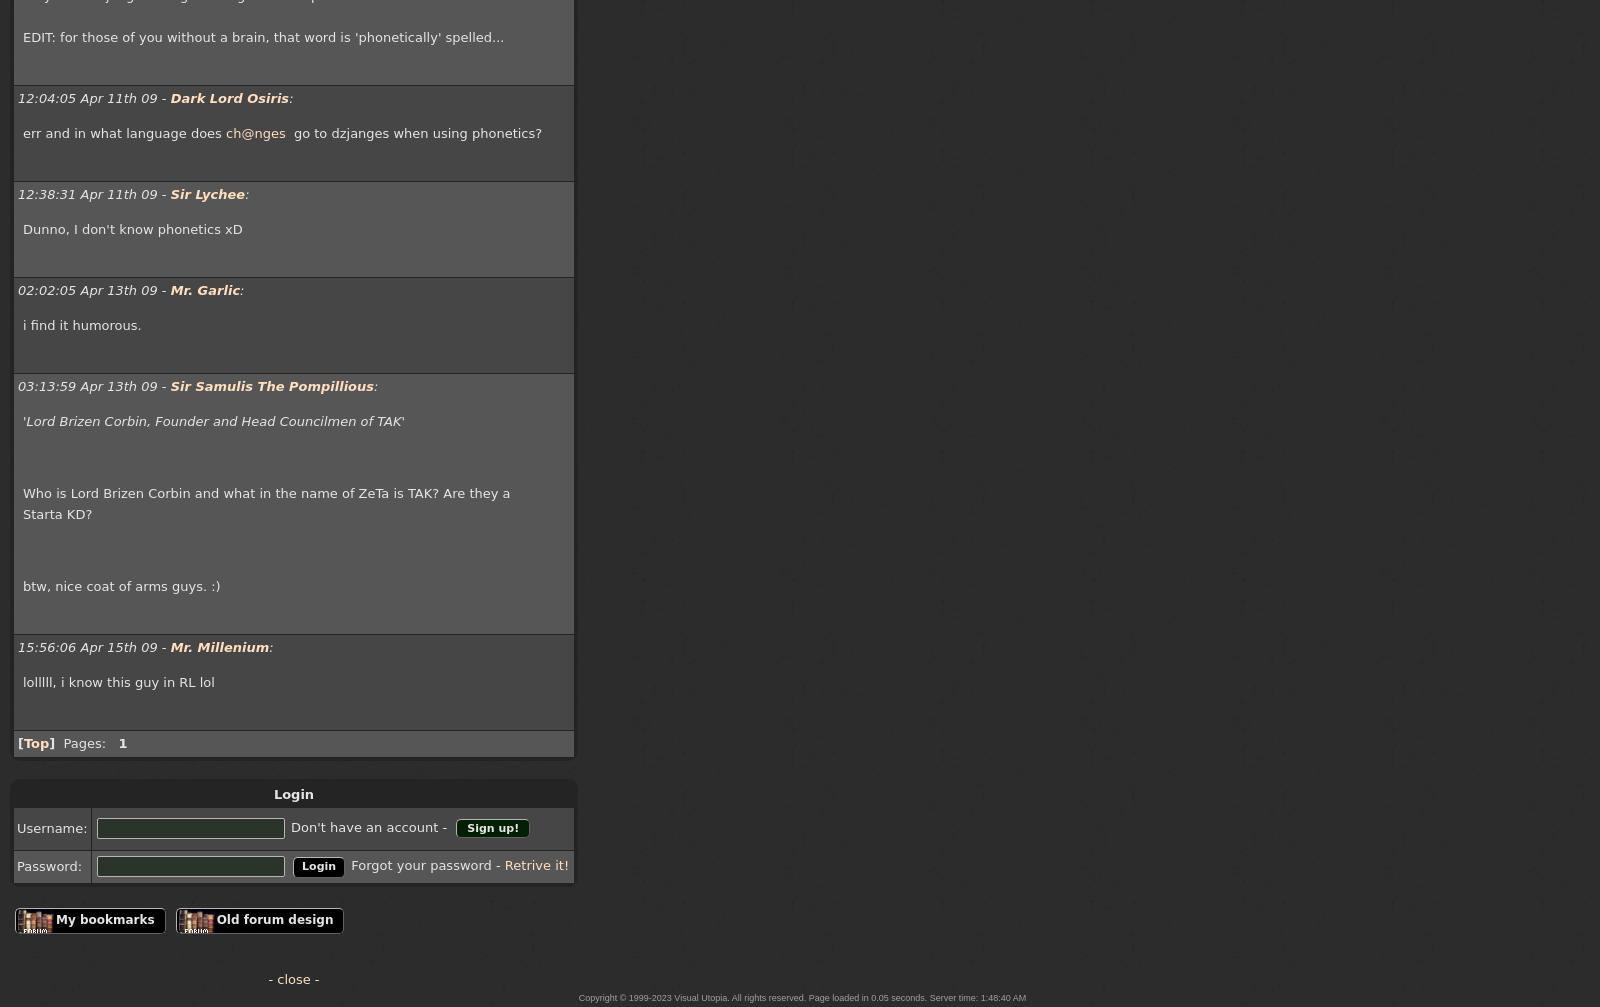 This screenshot has width=1600, height=1007. What do you see at coordinates (799, 996) in the screenshot?
I see `'Copyright © 1999-2023 Visual Utopia. All rights reserved. Page loaded in 0.05 seconds. Server time: 1:48:40 AM'` at bounding box center [799, 996].